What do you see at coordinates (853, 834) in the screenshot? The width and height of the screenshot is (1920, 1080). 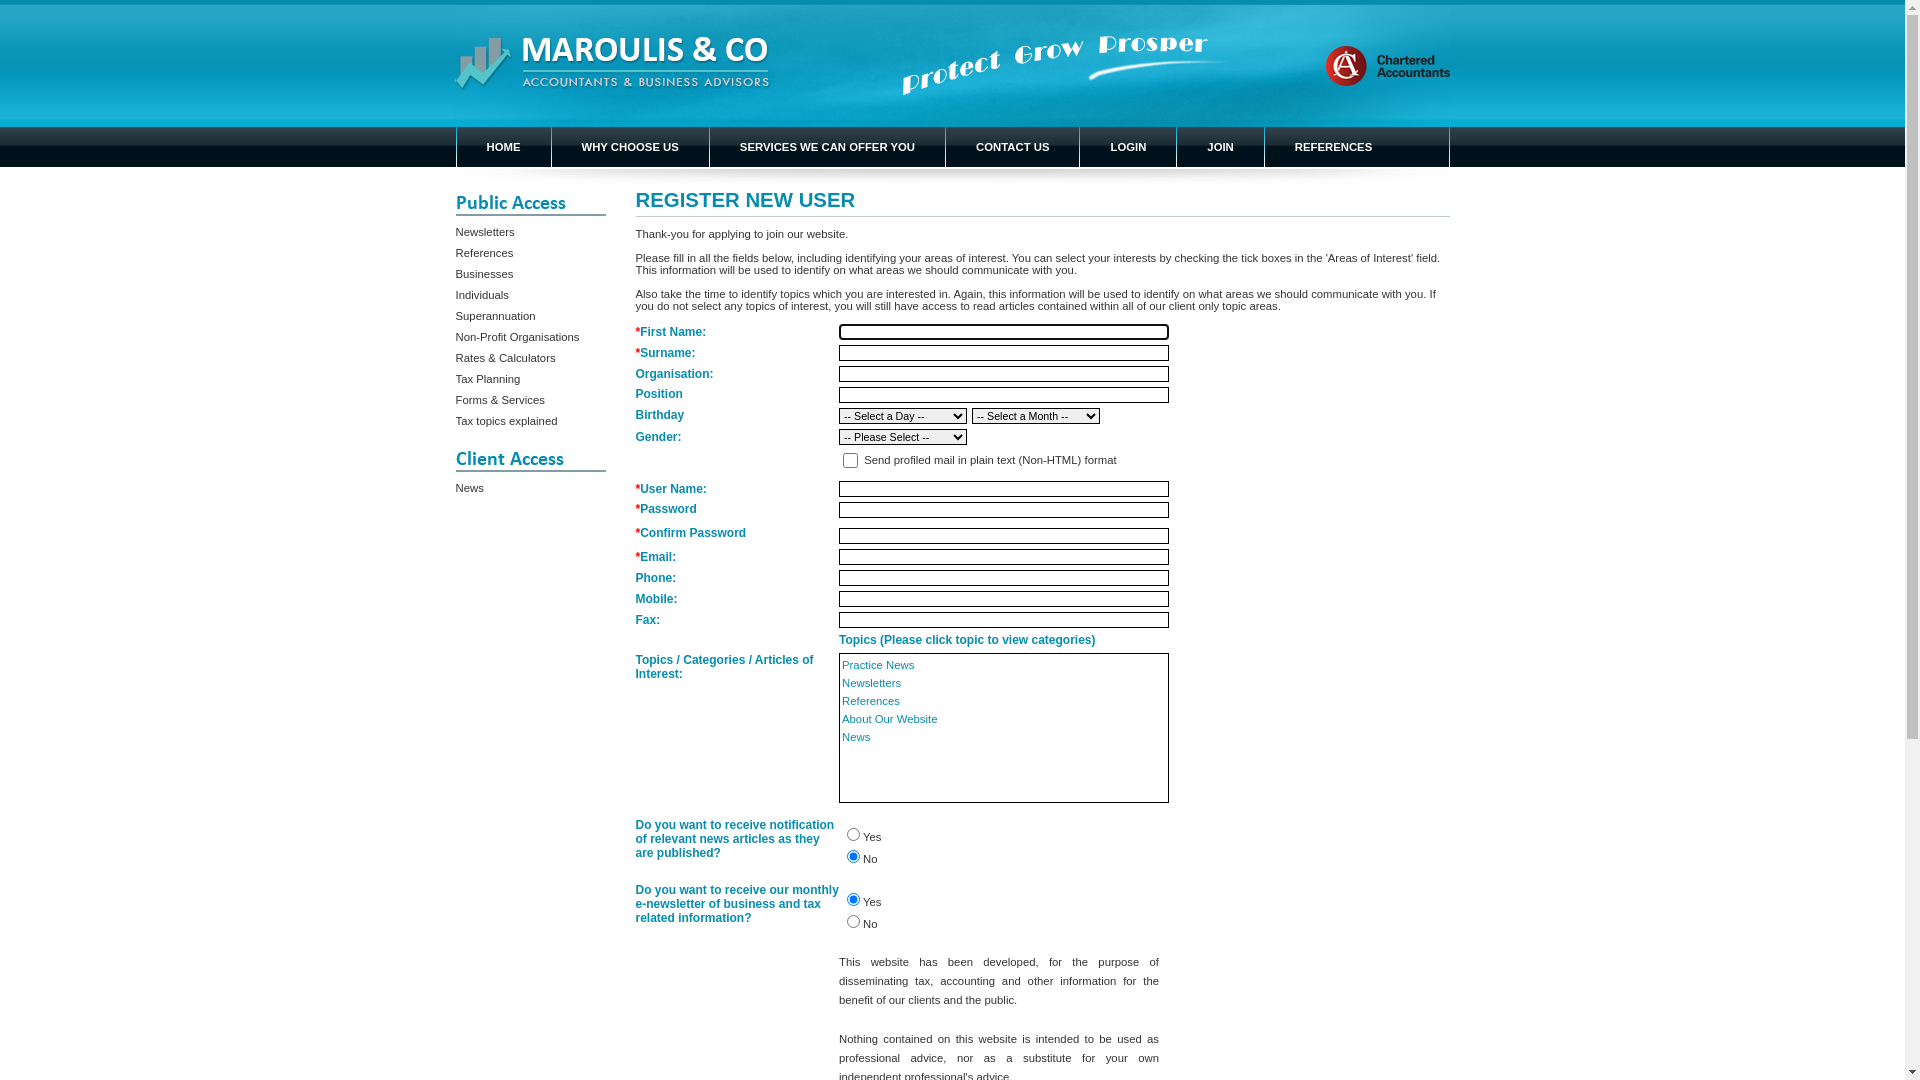 I see `'Yes'` at bounding box center [853, 834].